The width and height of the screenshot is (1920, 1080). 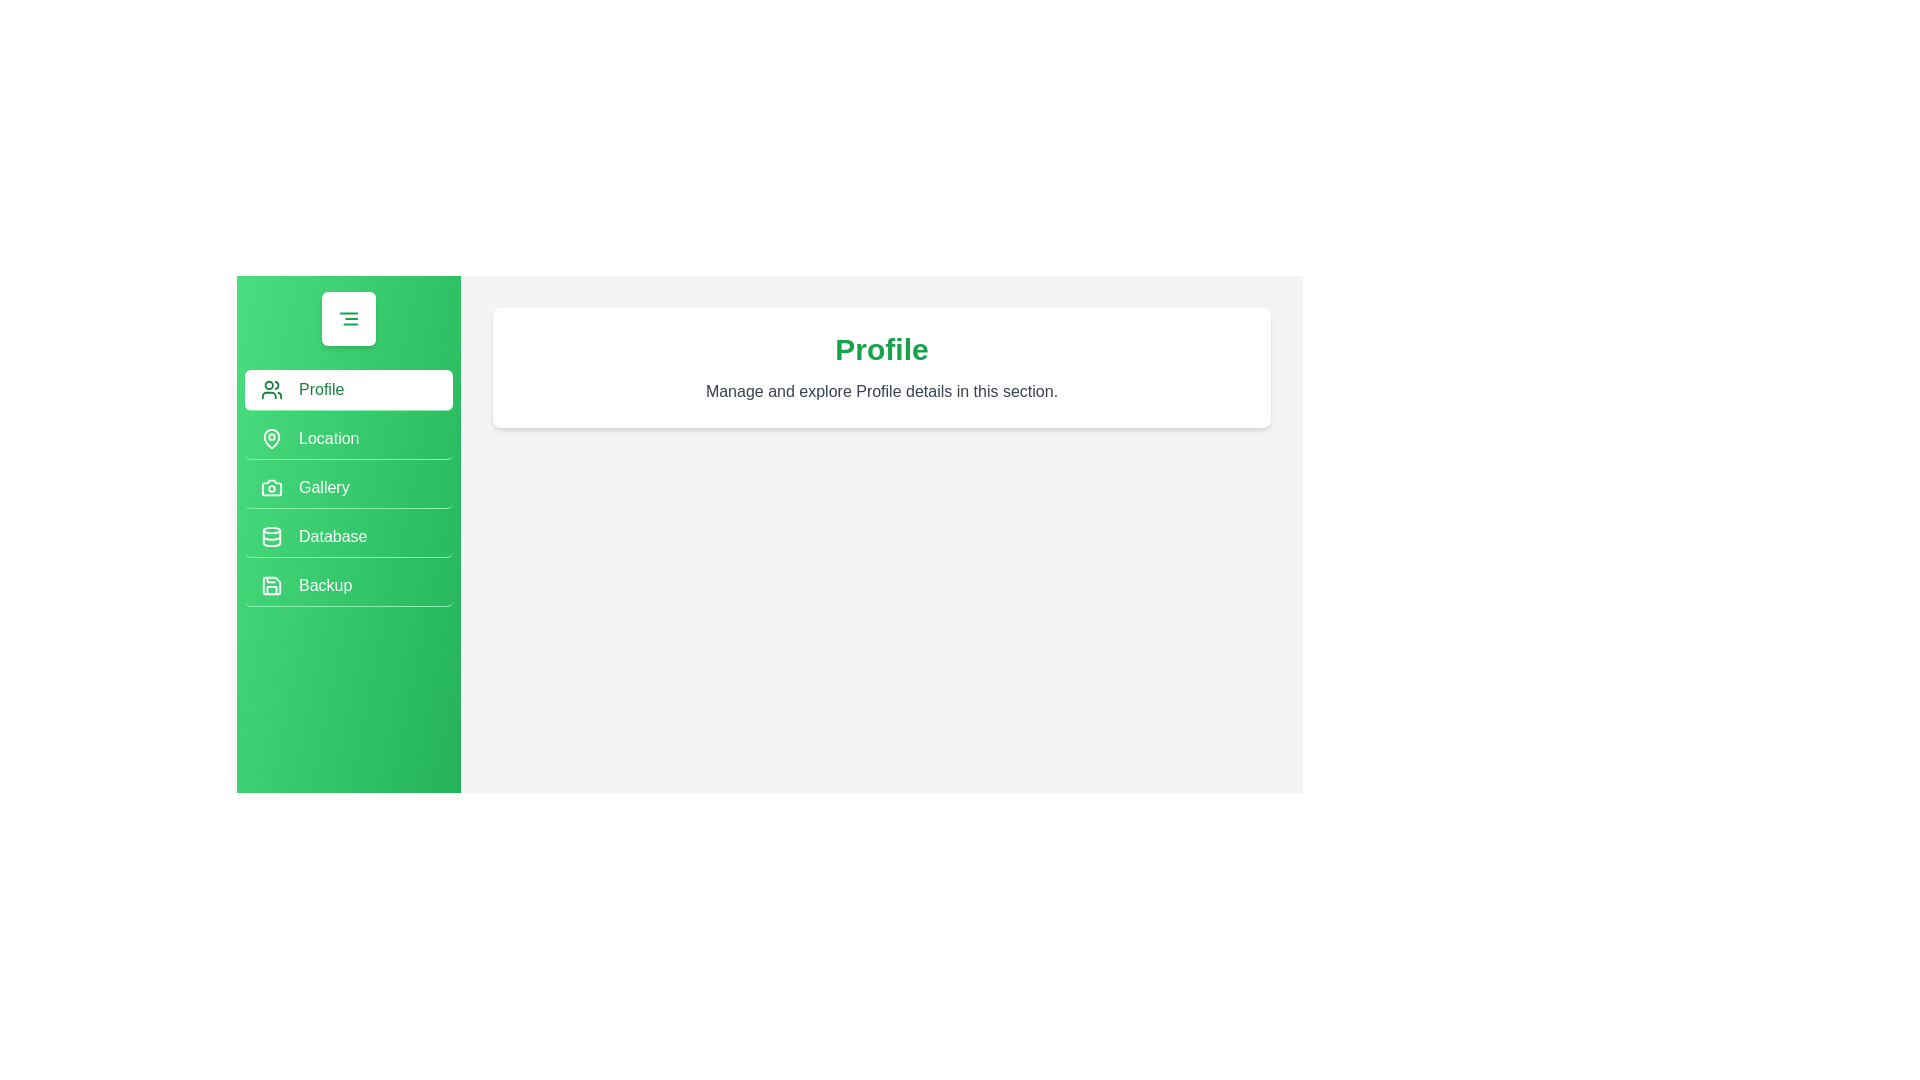 What do you see at coordinates (349, 585) in the screenshot?
I see `the menu option Backup in the drawer` at bounding box center [349, 585].